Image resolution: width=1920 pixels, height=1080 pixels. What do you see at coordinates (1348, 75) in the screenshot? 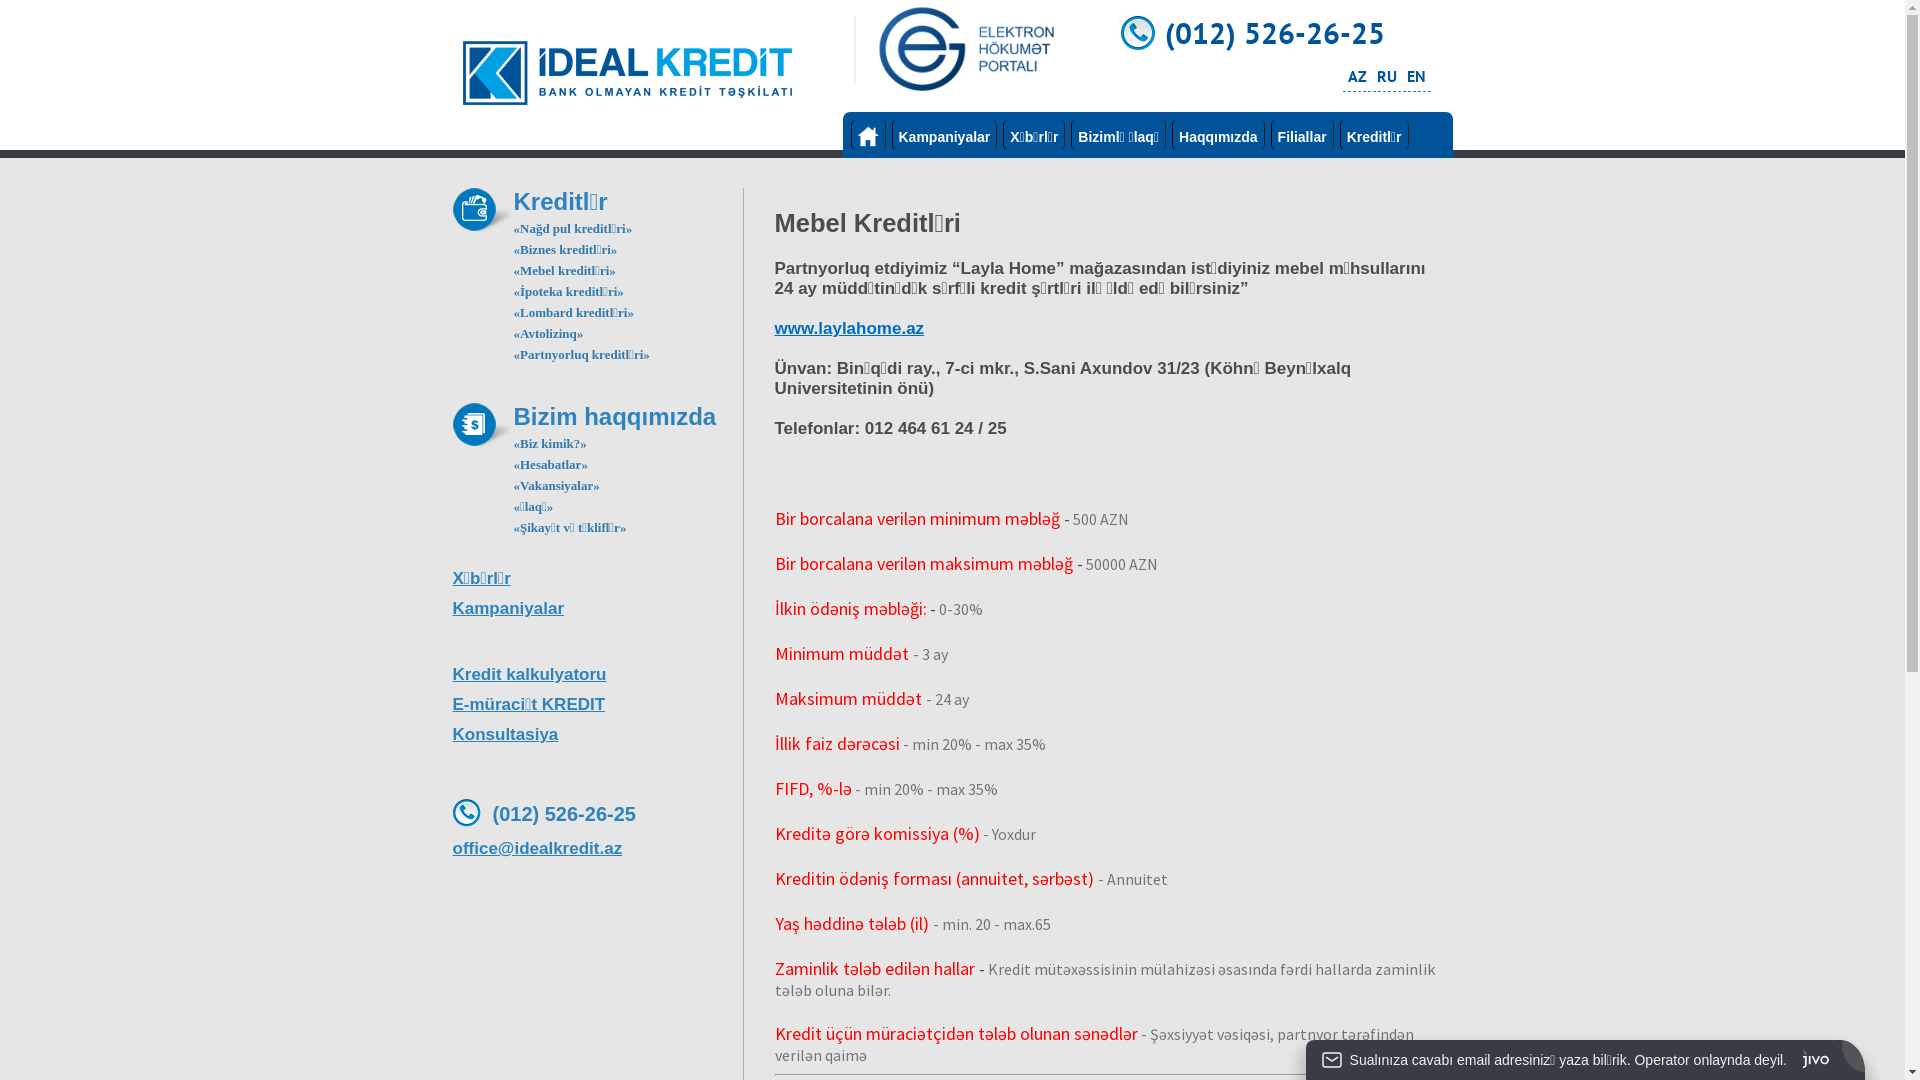
I see `'AZ'` at bounding box center [1348, 75].